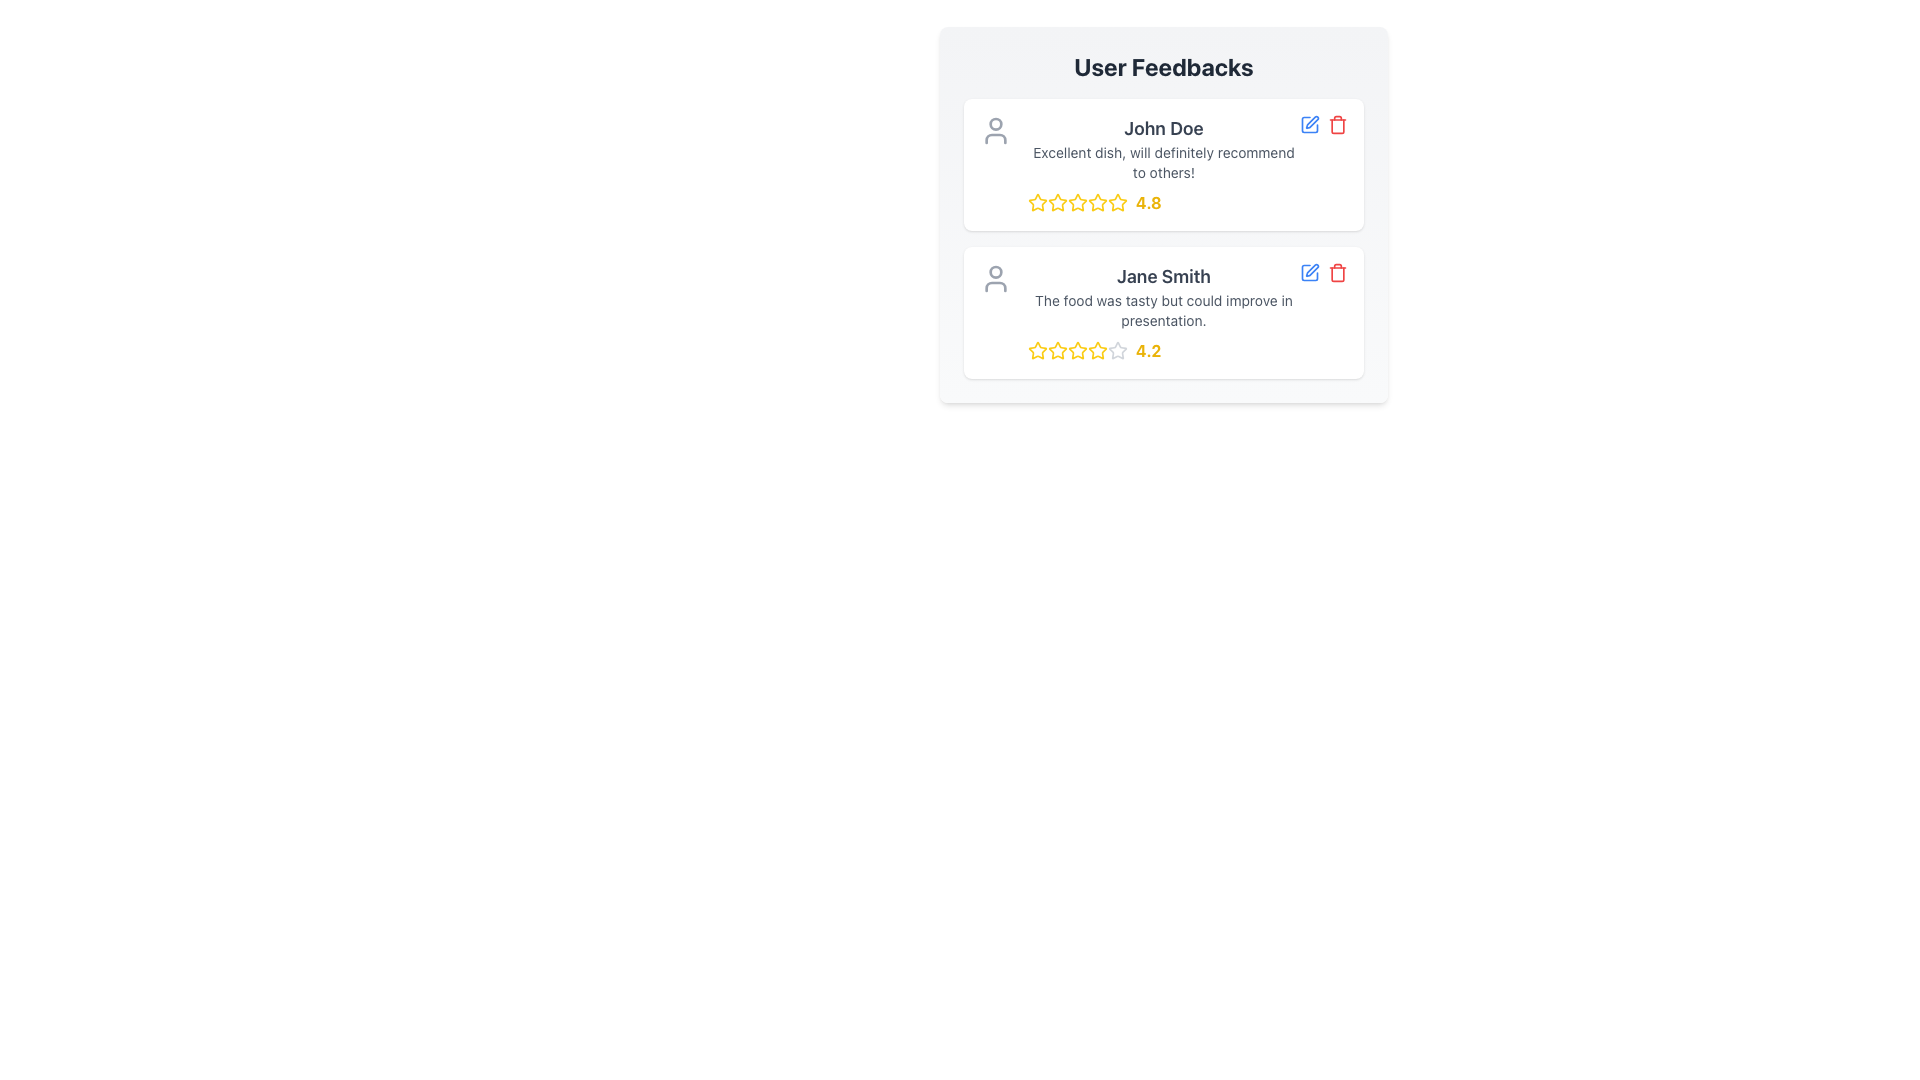 The height and width of the screenshot is (1080, 1920). Describe the element at coordinates (1055, 201) in the screenshot. I see `the third star icon in the rating system under the review titled 'John Doe' to rate it` at that location.